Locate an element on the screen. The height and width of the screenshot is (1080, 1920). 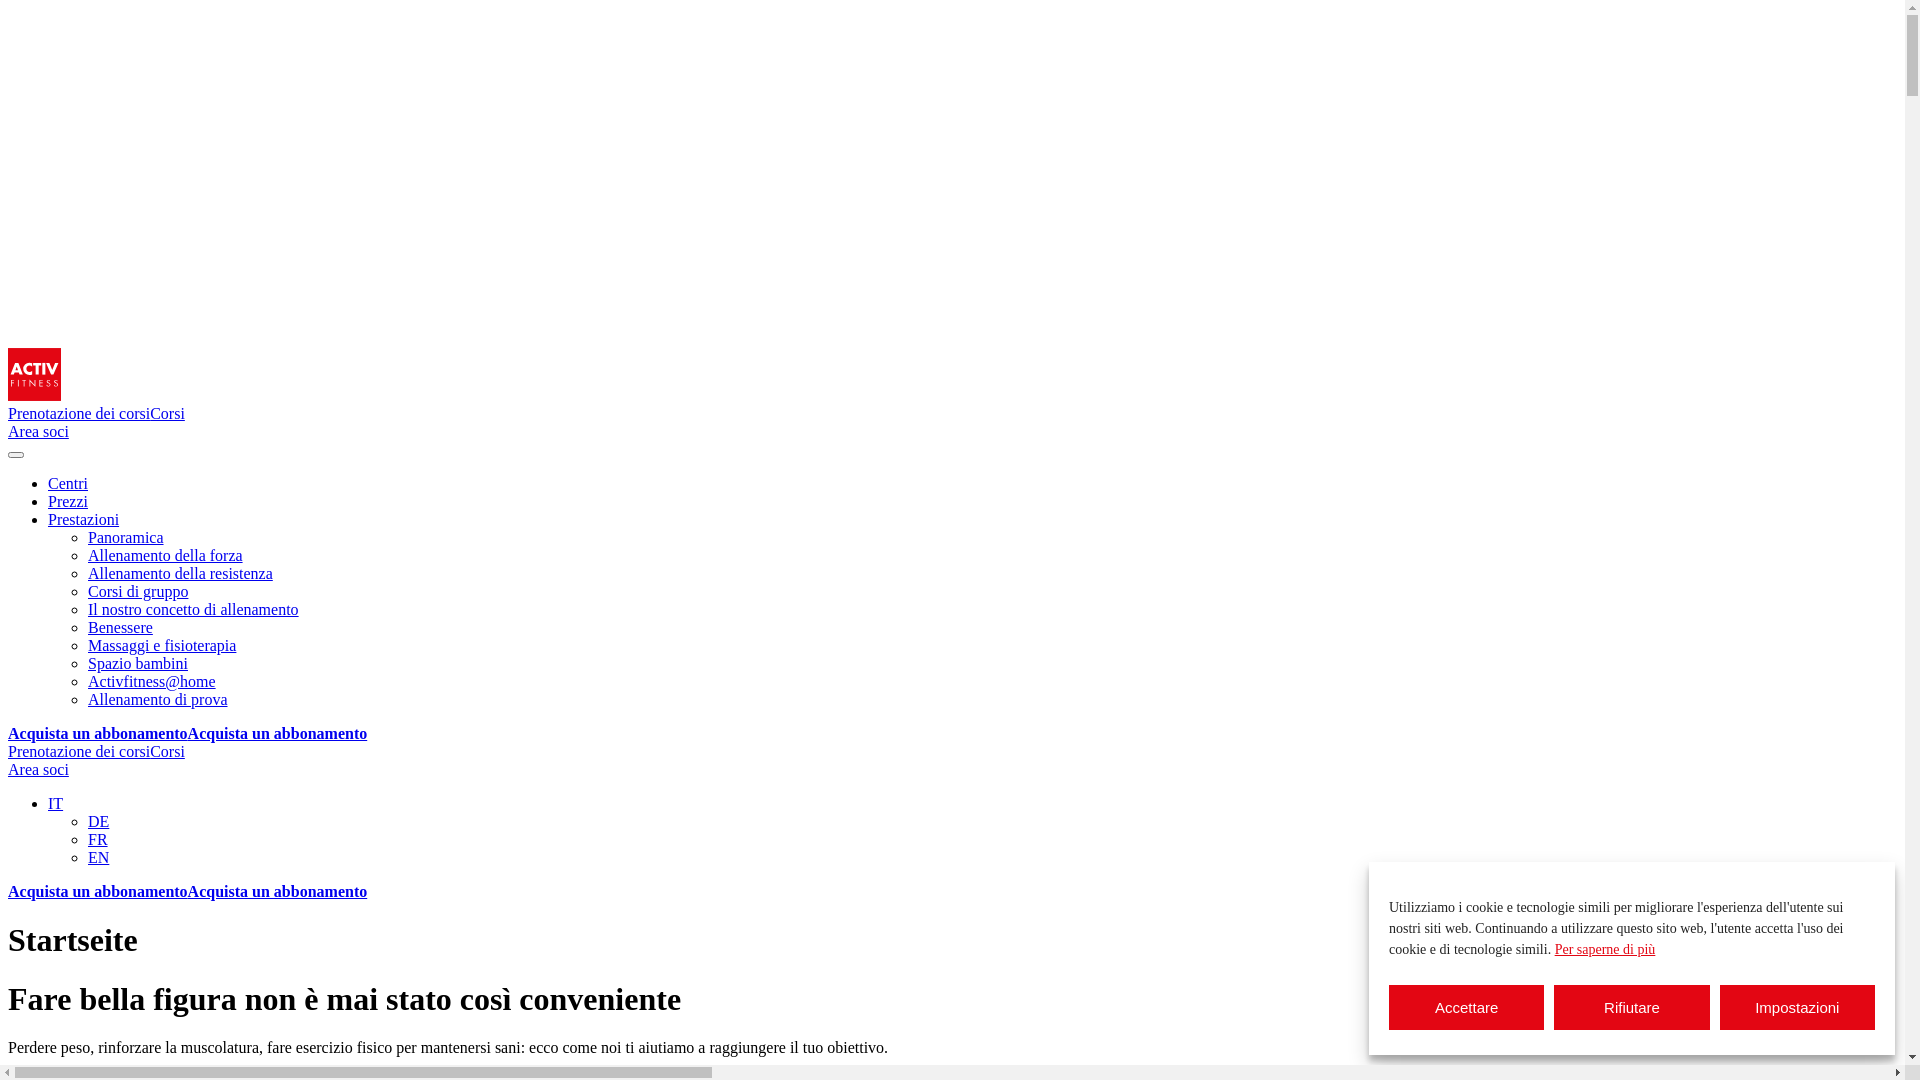
'Accettare' is located at coordinates (1466, 1007).